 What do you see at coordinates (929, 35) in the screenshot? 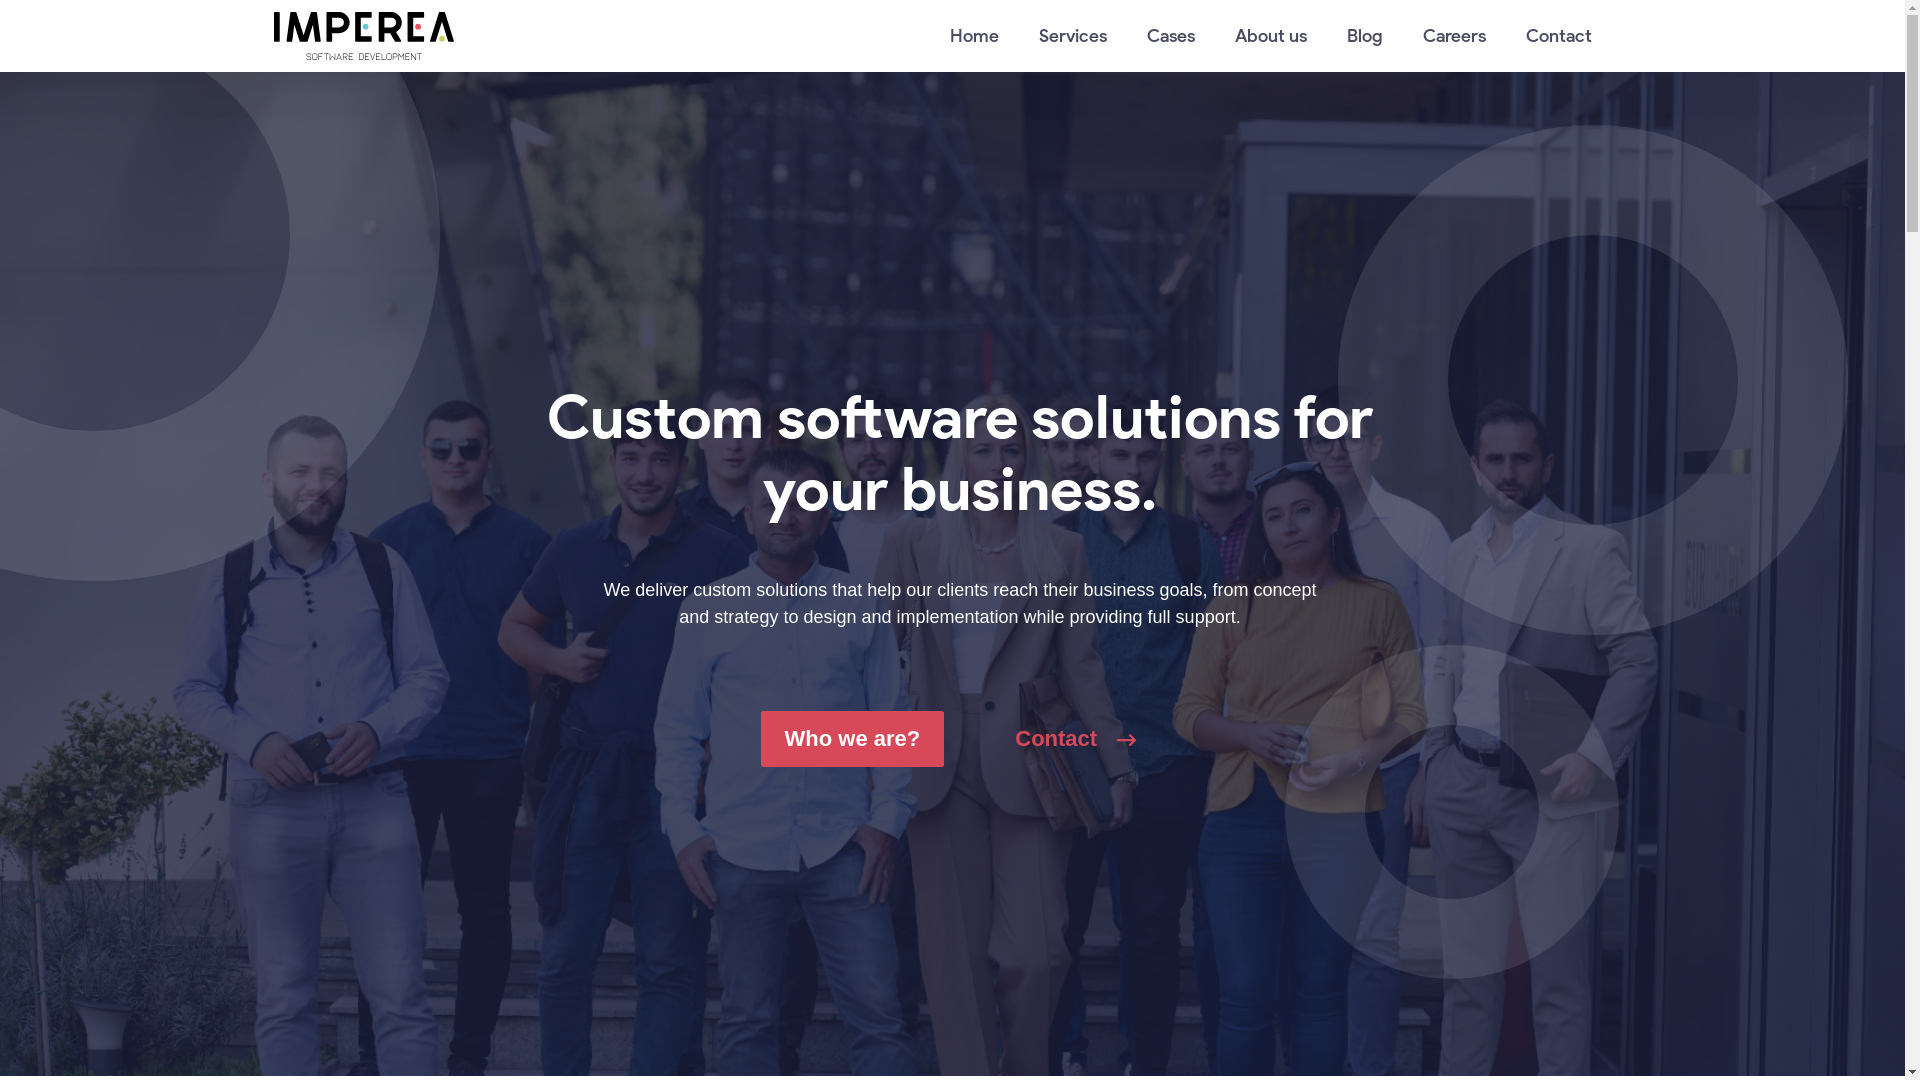
I see `'Home'` at bounding box center [929, 35].